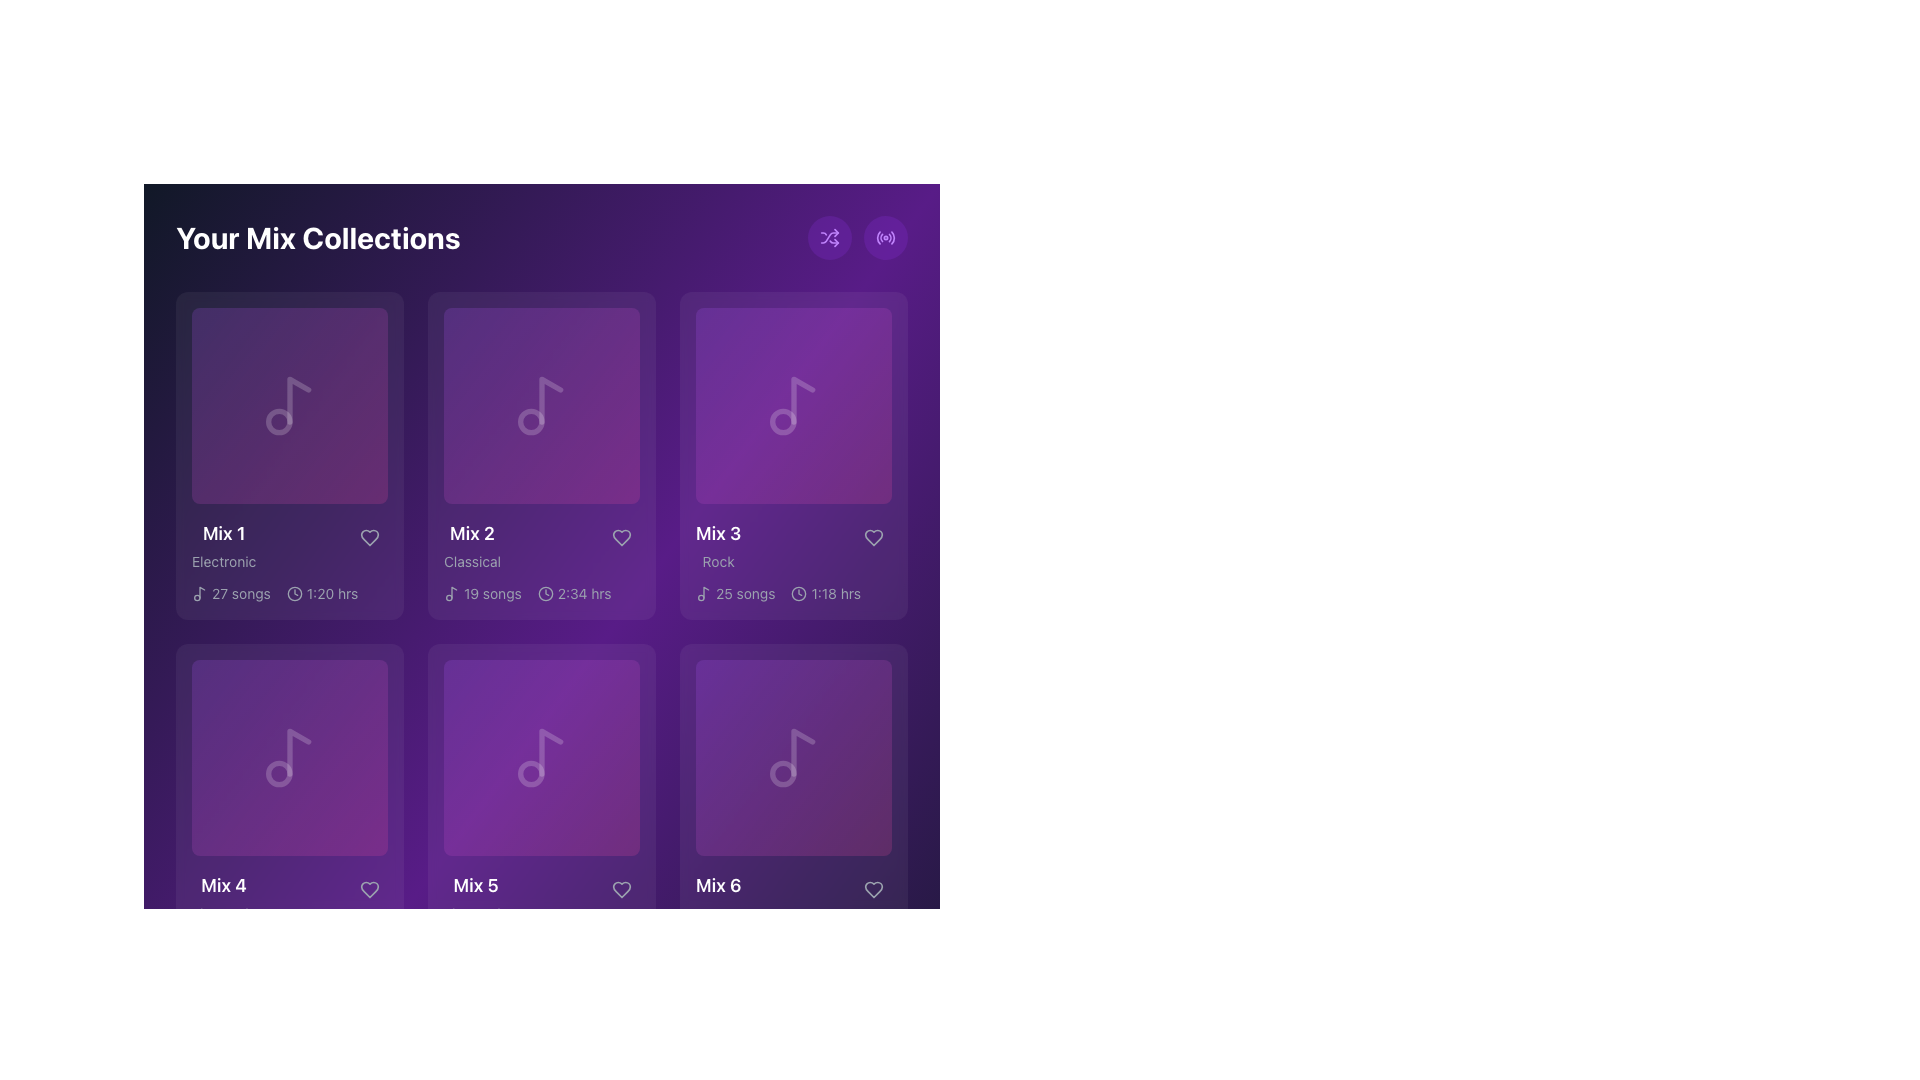 Image resolution: width=1920 pixels, height=1080 pixels. Describe the element at coordinates (453, 591) in the screenshot. I see `the musical note icon located at the top-right part of the SVG graphic underneath the card labeled 'Mix 2'` at that location.